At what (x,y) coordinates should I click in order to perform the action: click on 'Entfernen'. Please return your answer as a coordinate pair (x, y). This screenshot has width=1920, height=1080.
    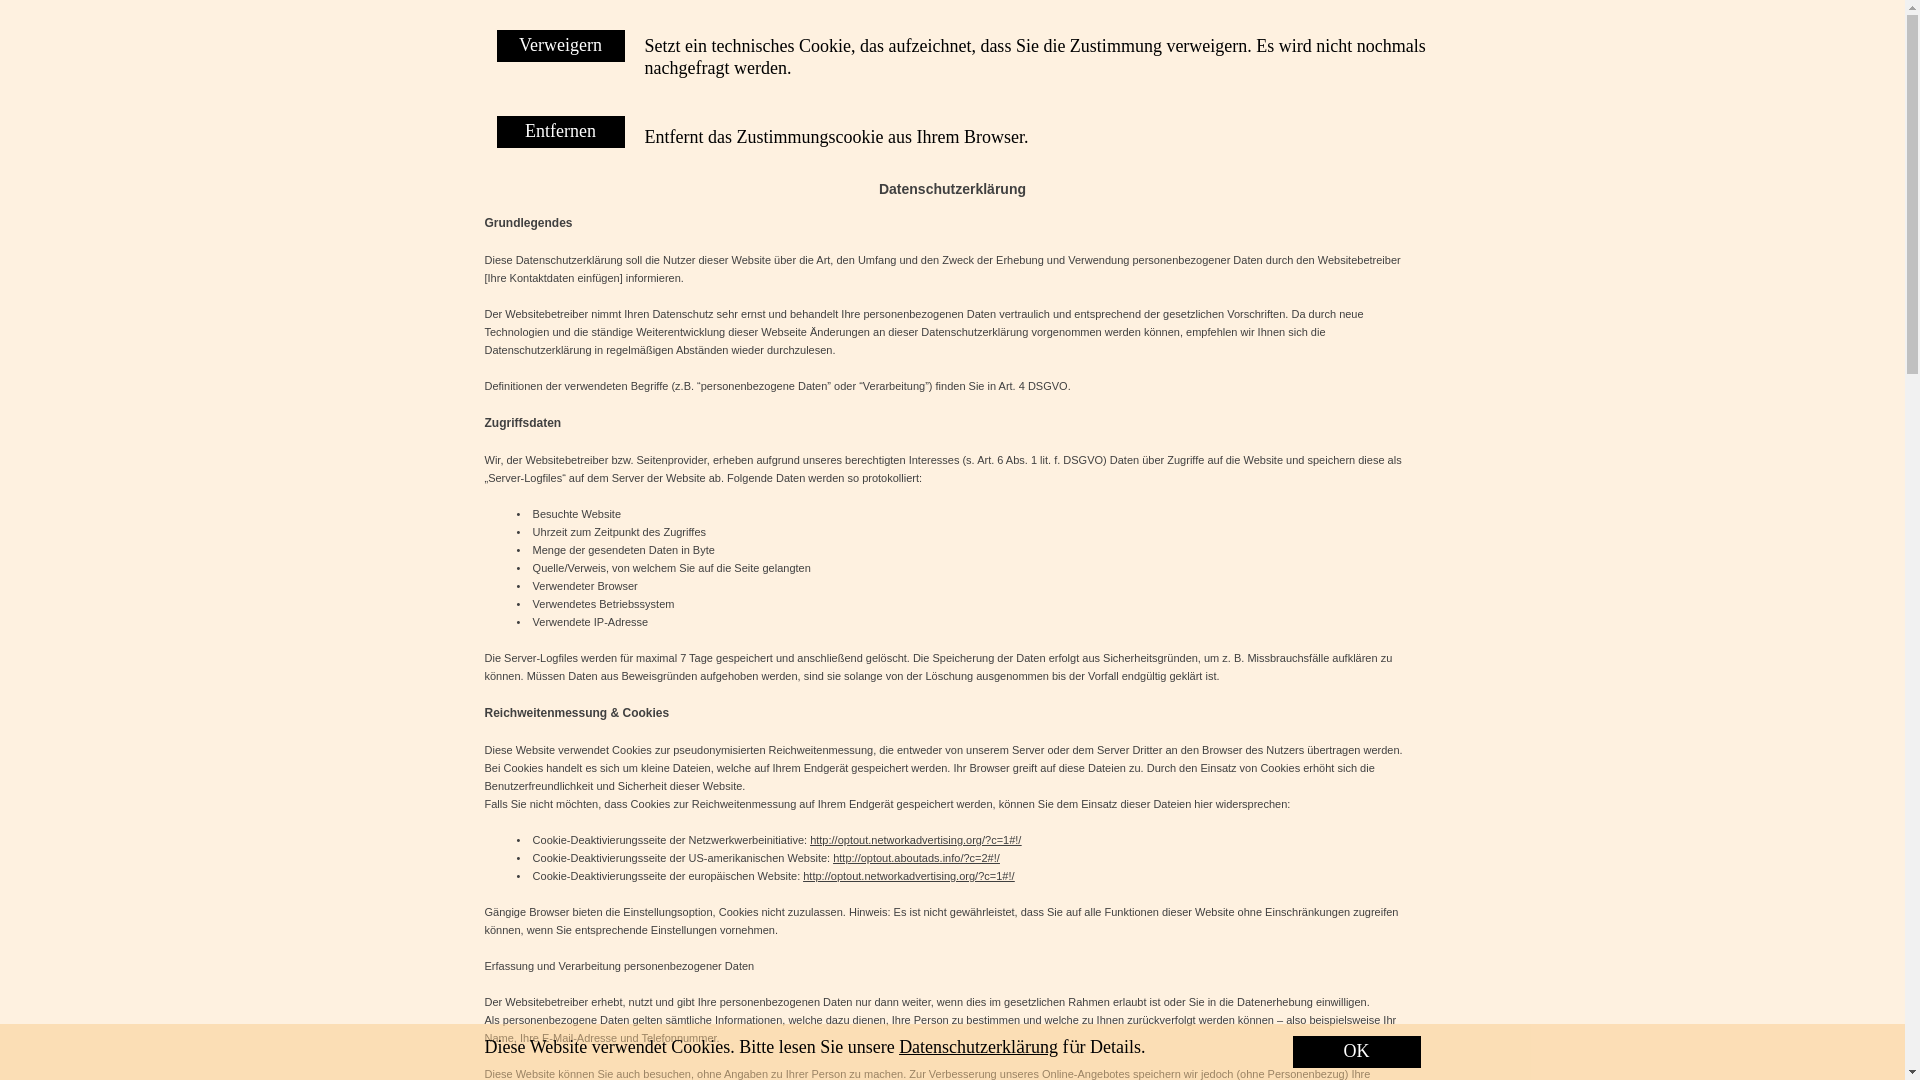
    Looking at the image, I should click on (495, 131).